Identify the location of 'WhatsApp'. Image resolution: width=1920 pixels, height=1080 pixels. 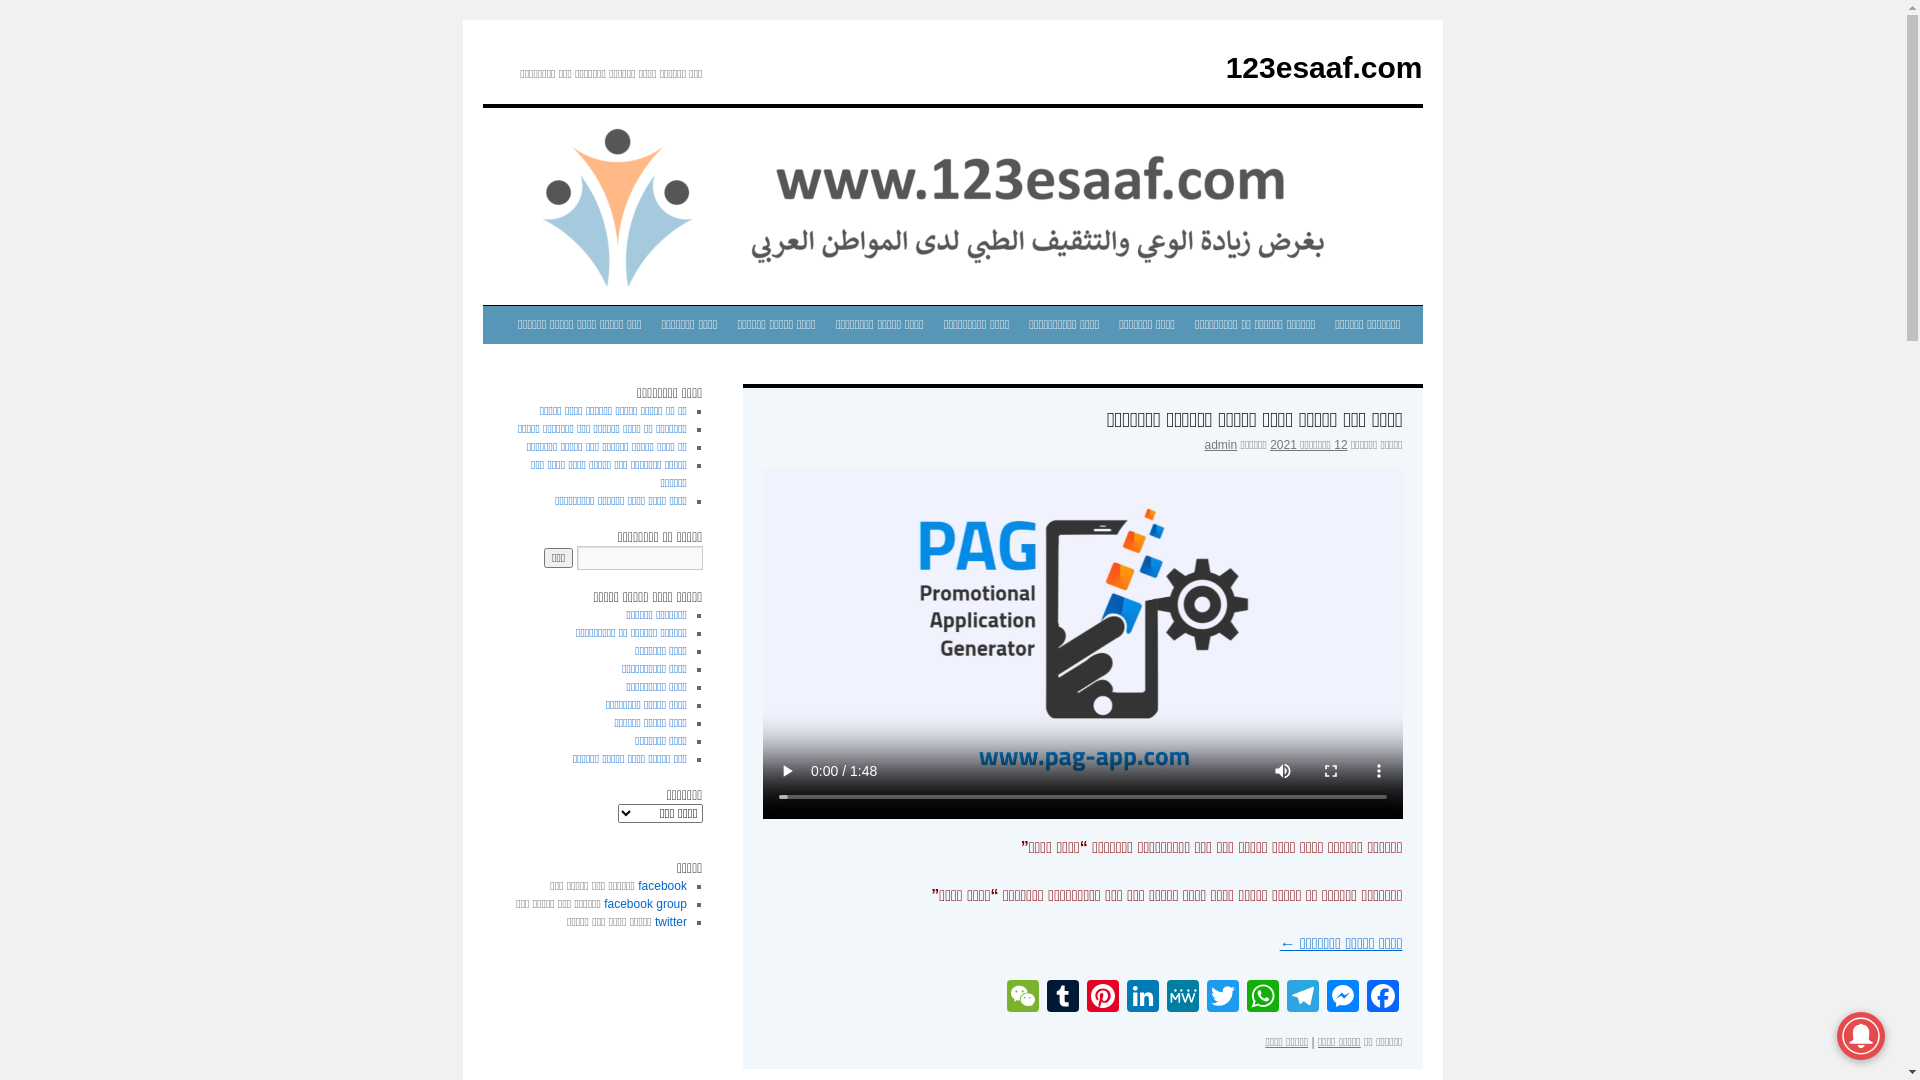
(1261, 998).